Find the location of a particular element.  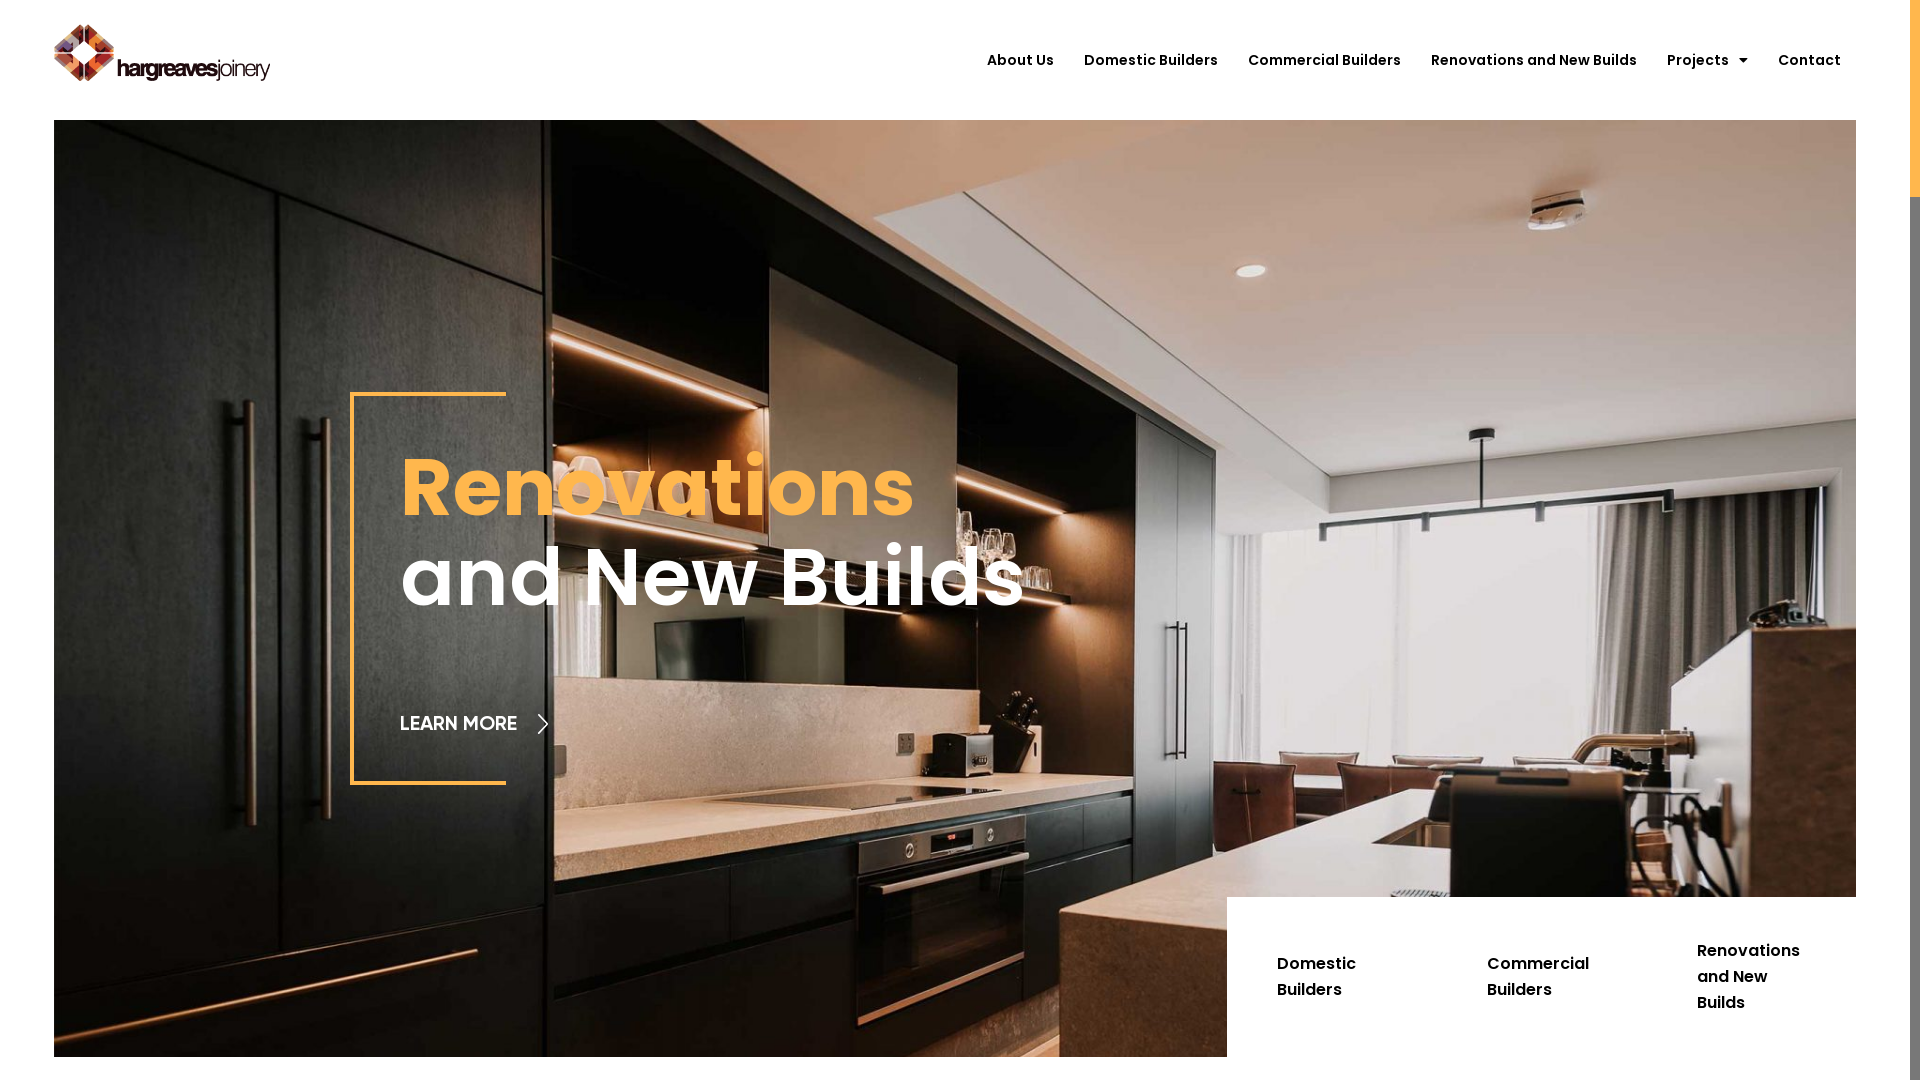

'Contact' is located at coordinates (1762, 59).